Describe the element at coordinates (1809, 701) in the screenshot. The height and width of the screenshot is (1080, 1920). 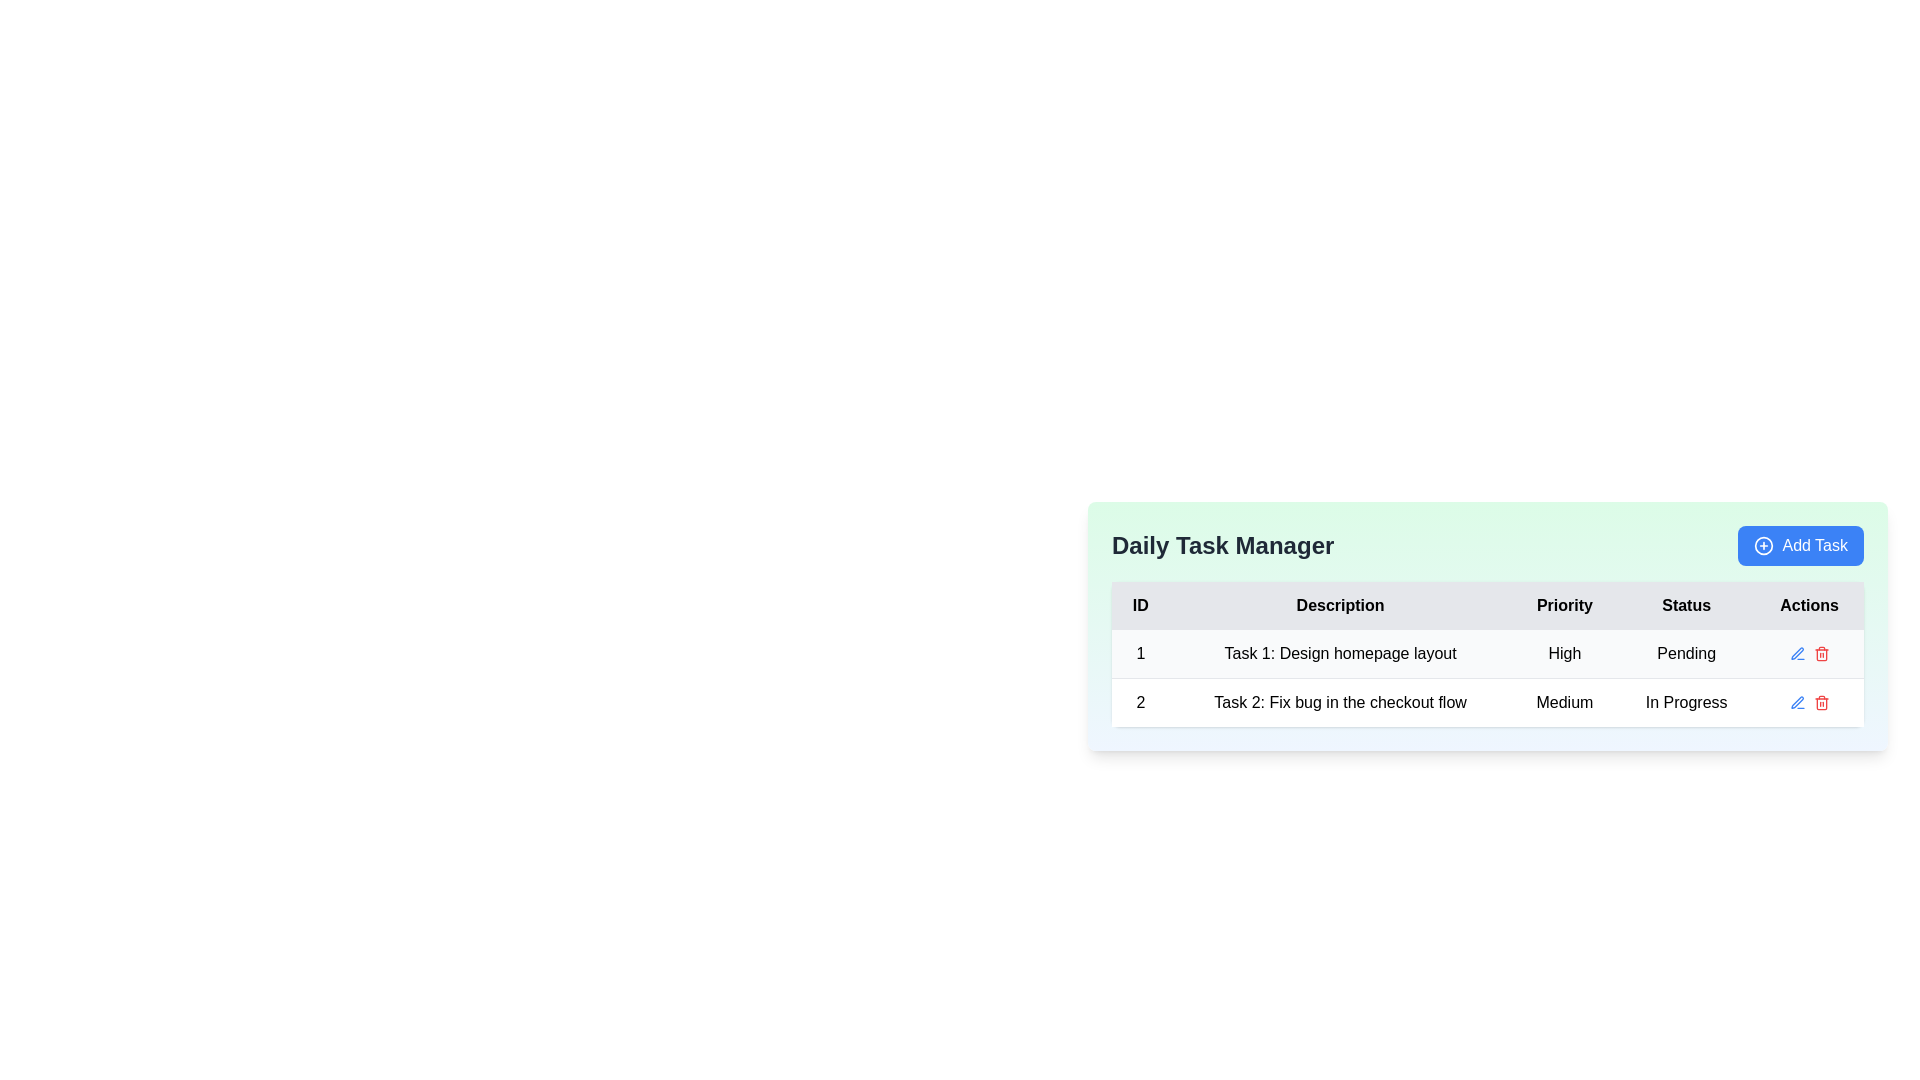
I see `the group of icons (Edit and Delete) located at the rightmost end of the row labeled 'Task 2: Fix bug in the checkout flow' within the 'Actions' column` at that location.